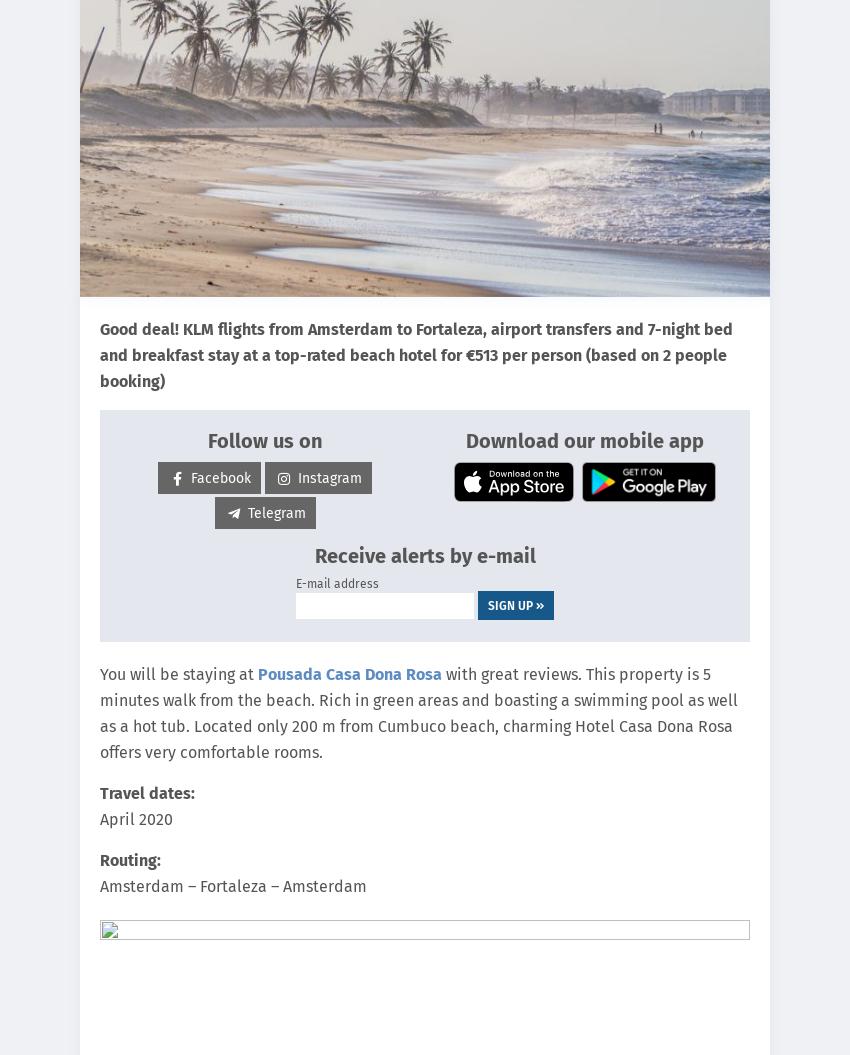 Image resolution: width=850 pixels, height=1055 pixels. I want to click on 'Download our mobile app', so click(584, 439).